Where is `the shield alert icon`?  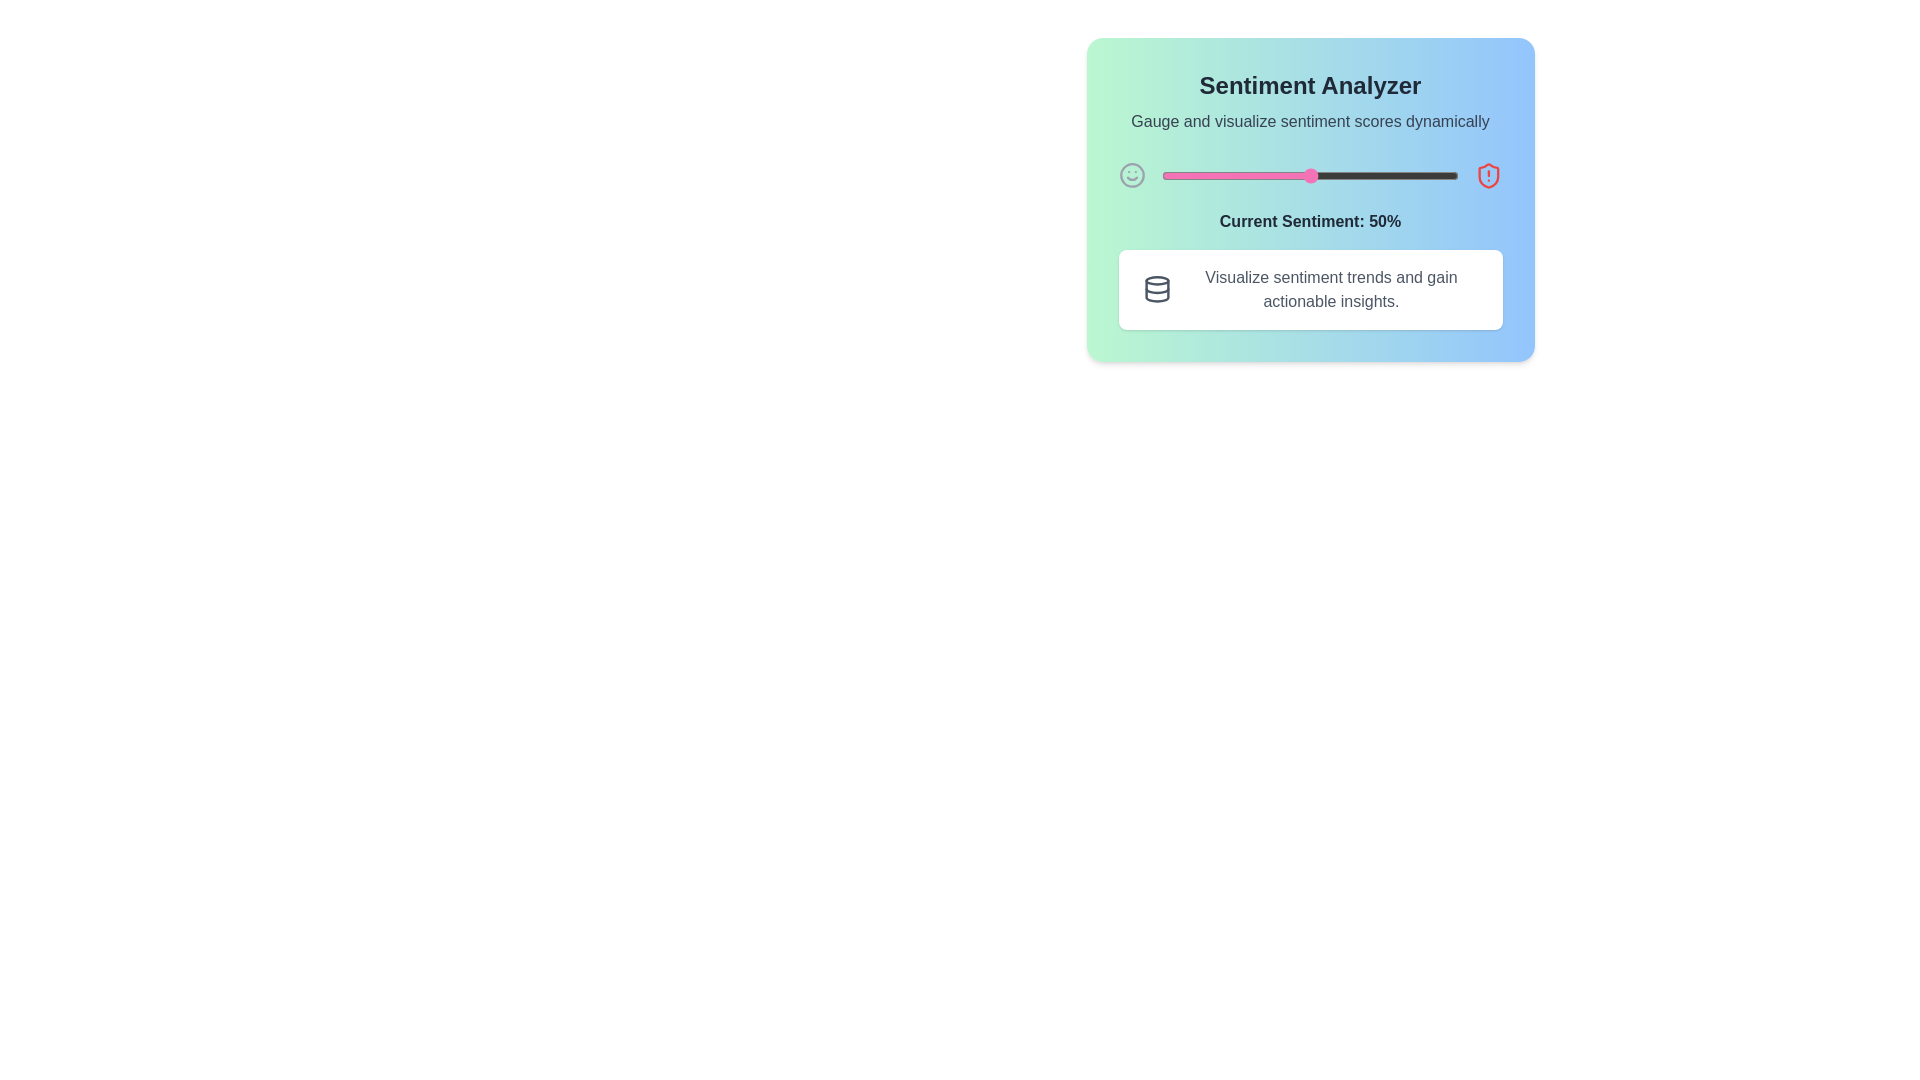
the shield alert icon is located at coordinates (1488, 175).